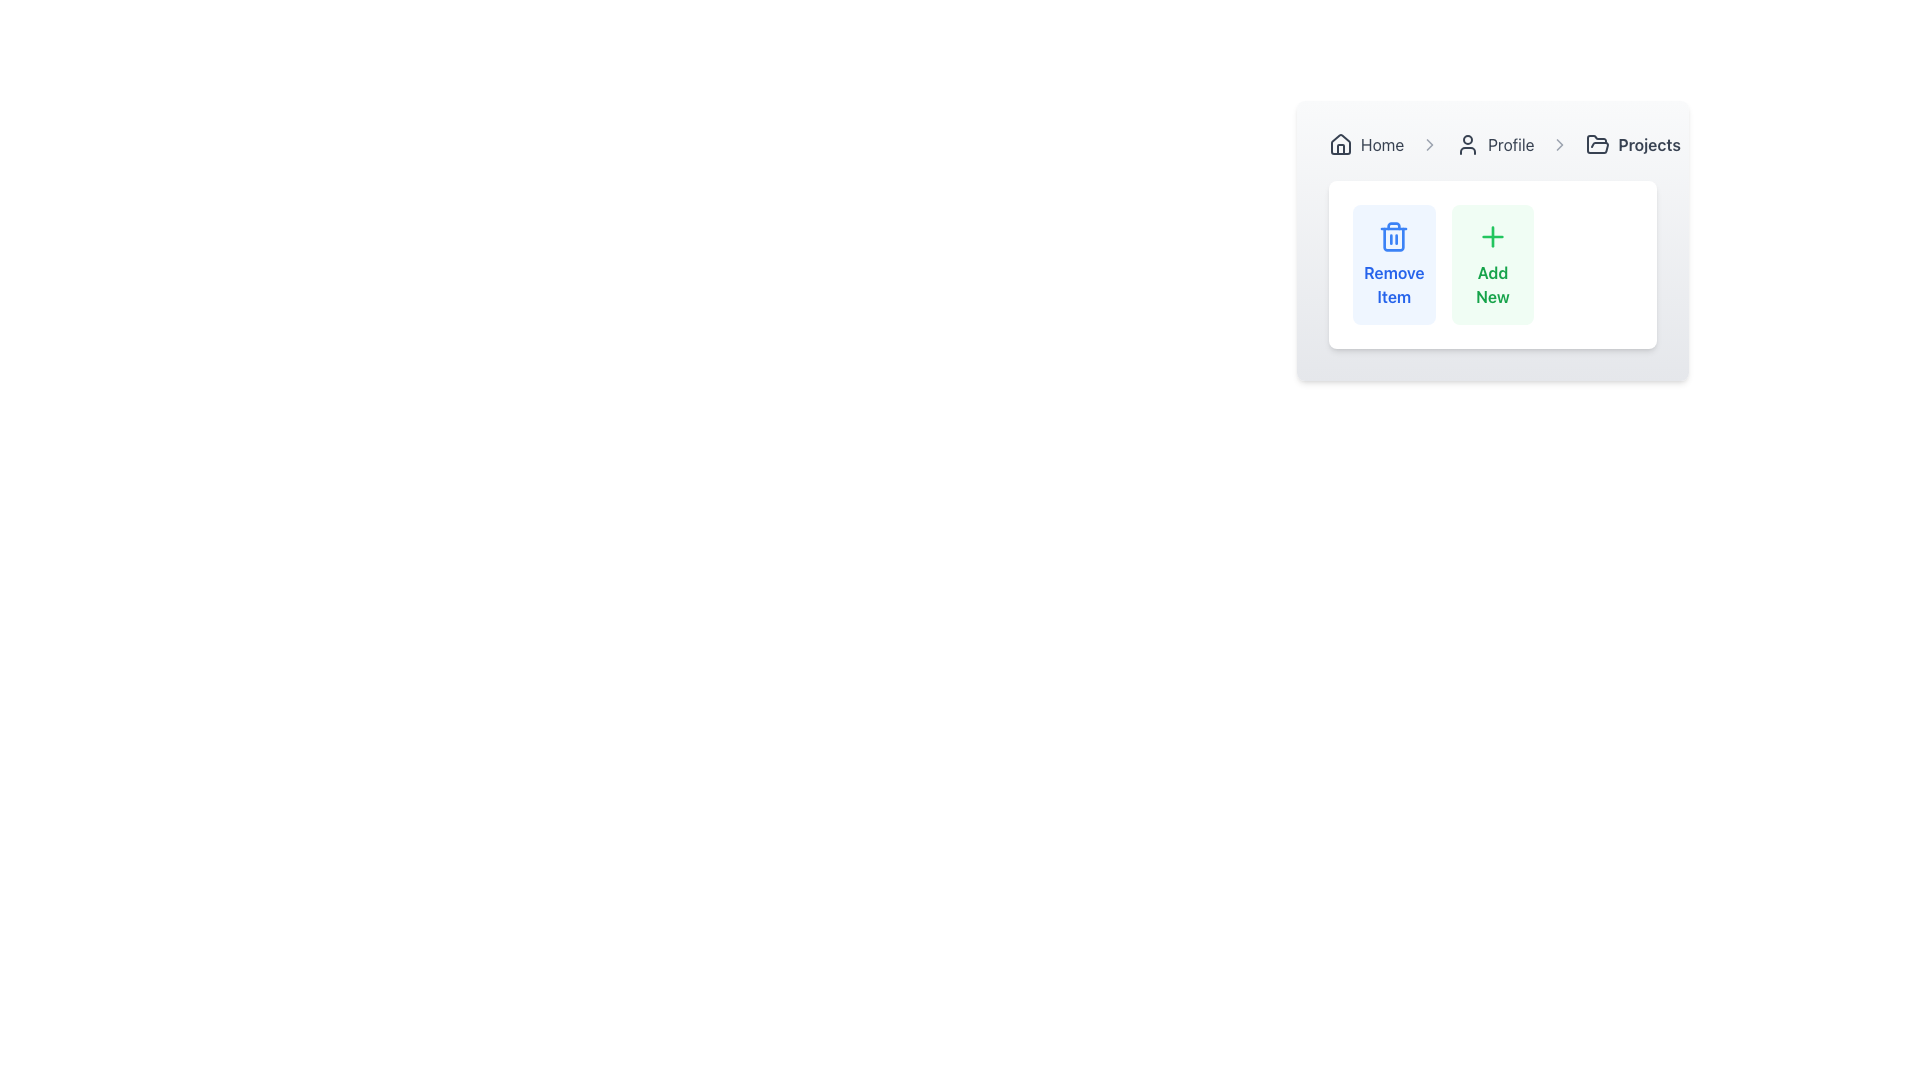 This screenshot has width=1920, height=1080. What do you see at coordinates (1492, 239) in the screenshot?
I see `the green-colored plus icon located in the 'Add New' card for accessibility` at bounding box center [1492, 239].